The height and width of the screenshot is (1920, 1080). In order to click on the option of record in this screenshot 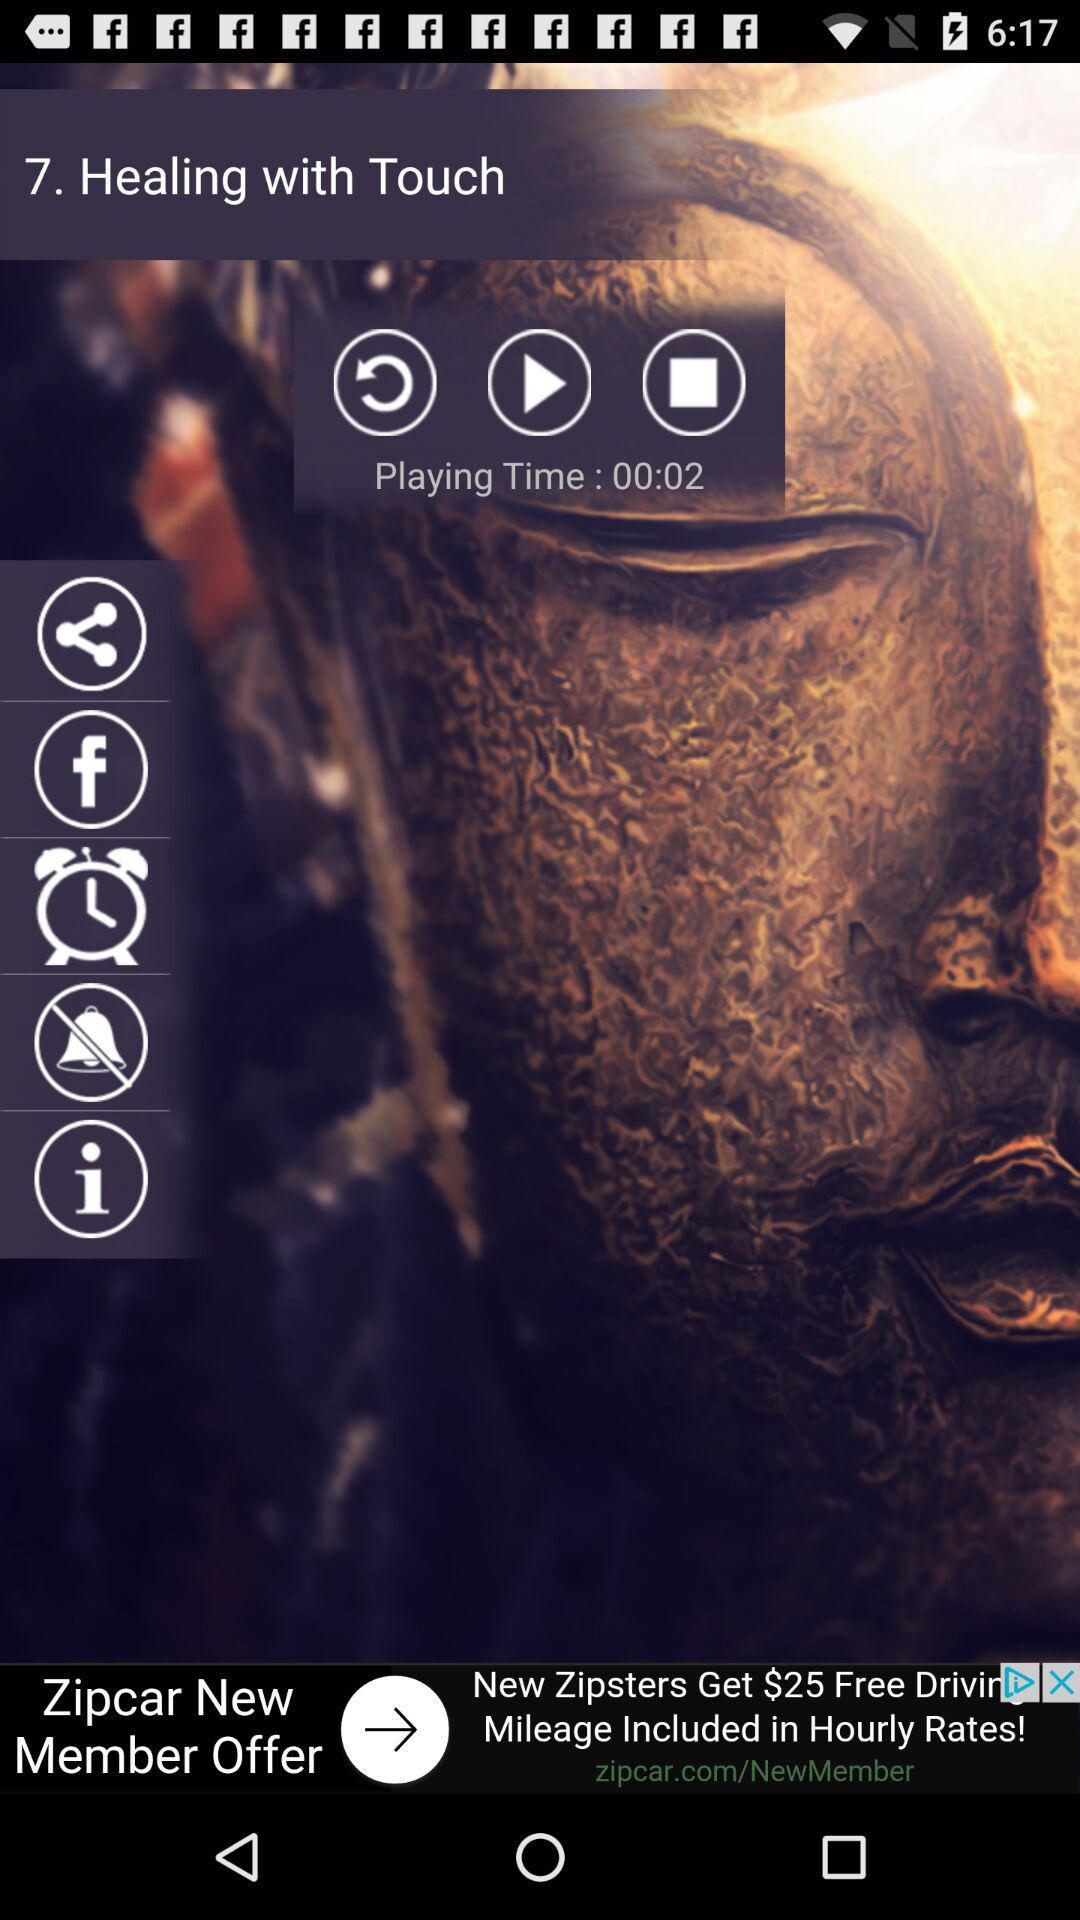, I will do `click(693, 382)`.